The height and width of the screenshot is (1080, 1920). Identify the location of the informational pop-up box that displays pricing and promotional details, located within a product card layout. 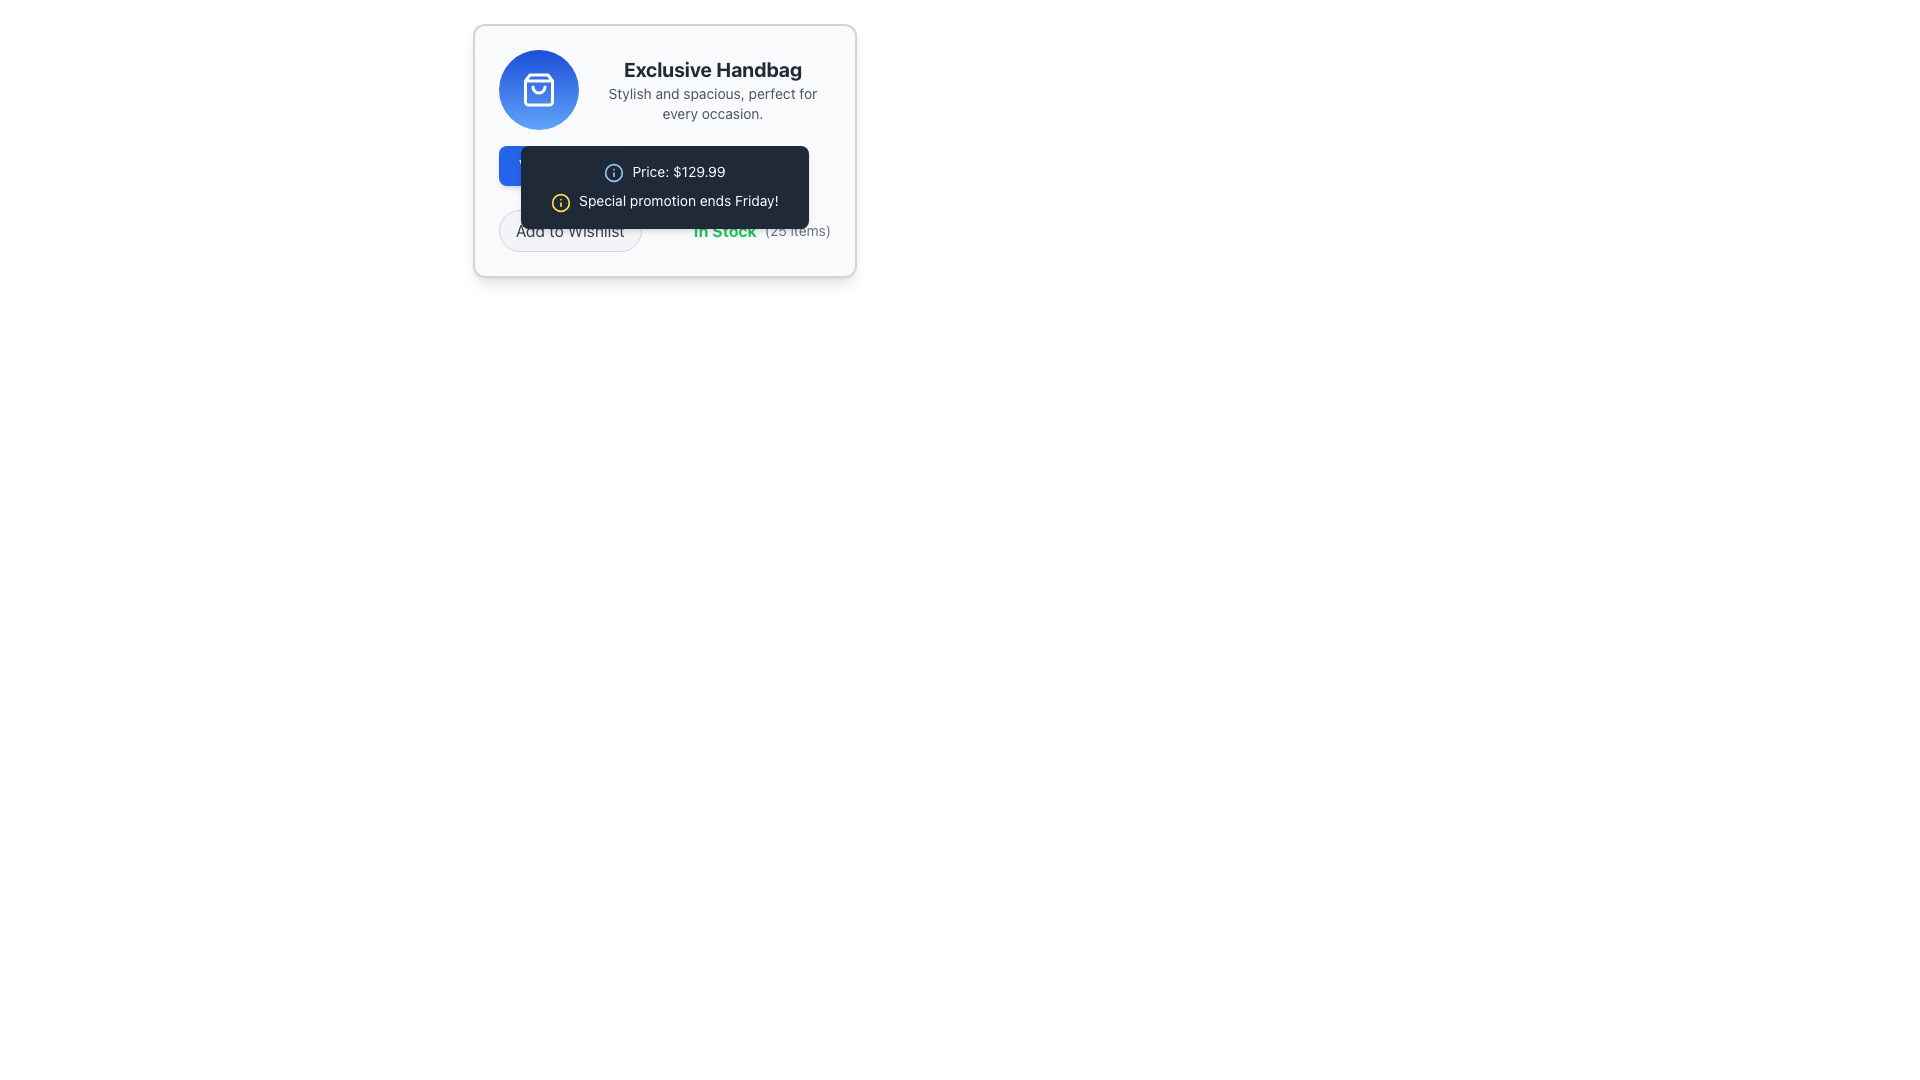
(665, 149).